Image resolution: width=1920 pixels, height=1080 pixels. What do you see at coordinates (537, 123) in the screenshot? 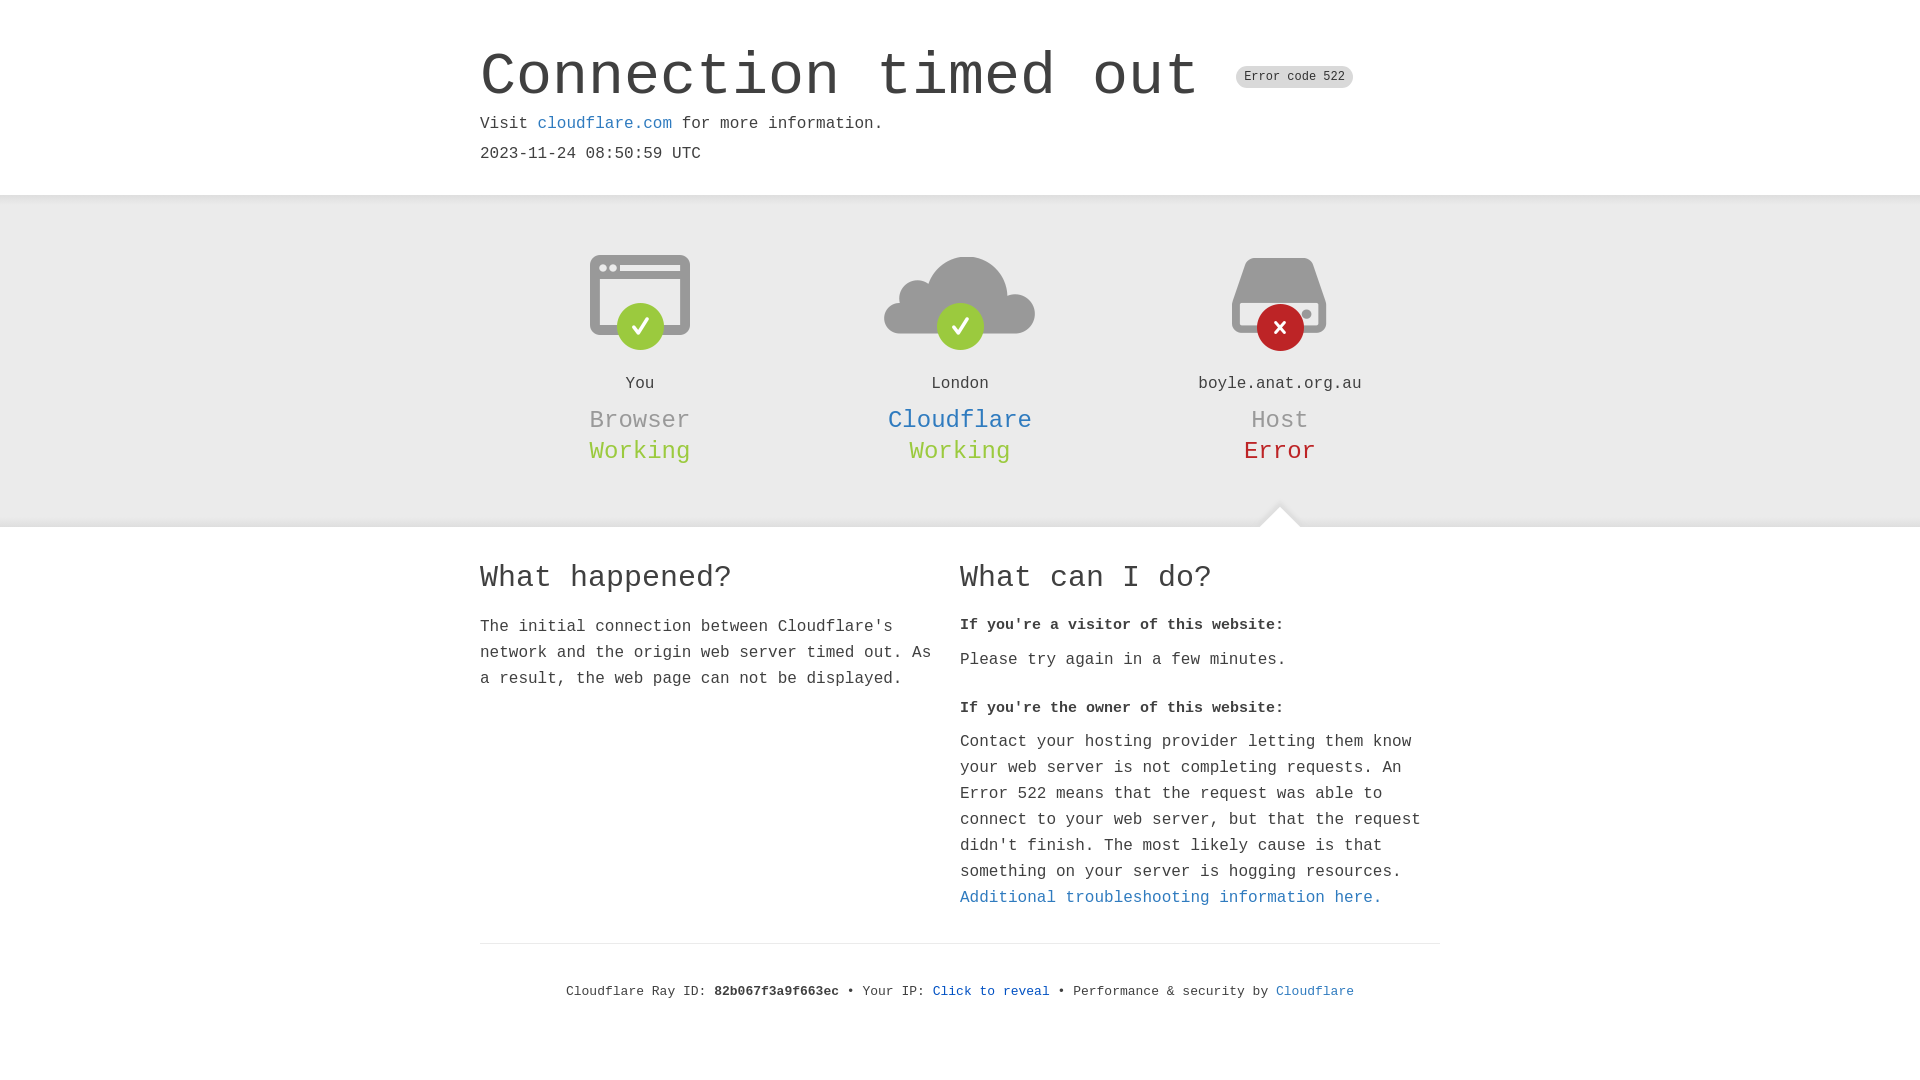
I see `'cloudflare.com'` at bounding box center [537, 123].